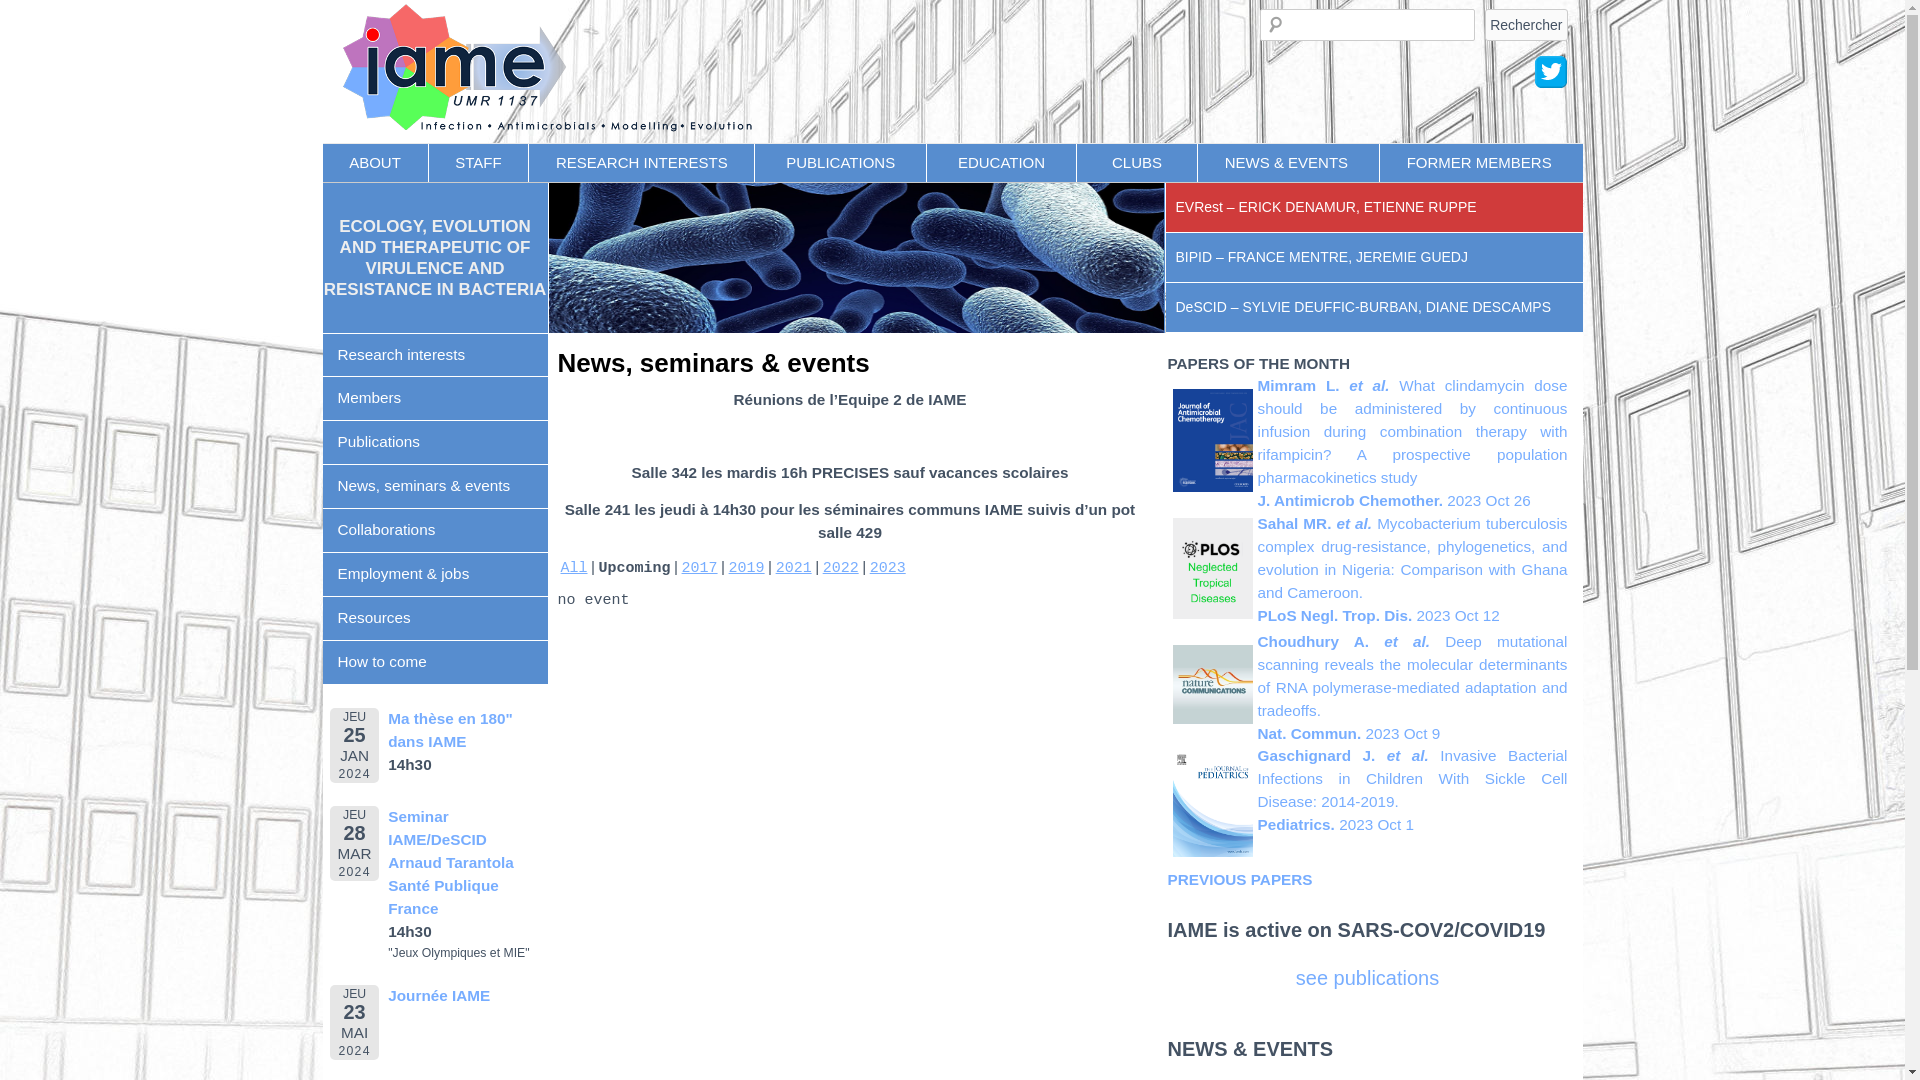 The height and width of the screenshot is (1080, 1920). I want to click on 'PREVIOUS PAPERS', so click(1239, 878).